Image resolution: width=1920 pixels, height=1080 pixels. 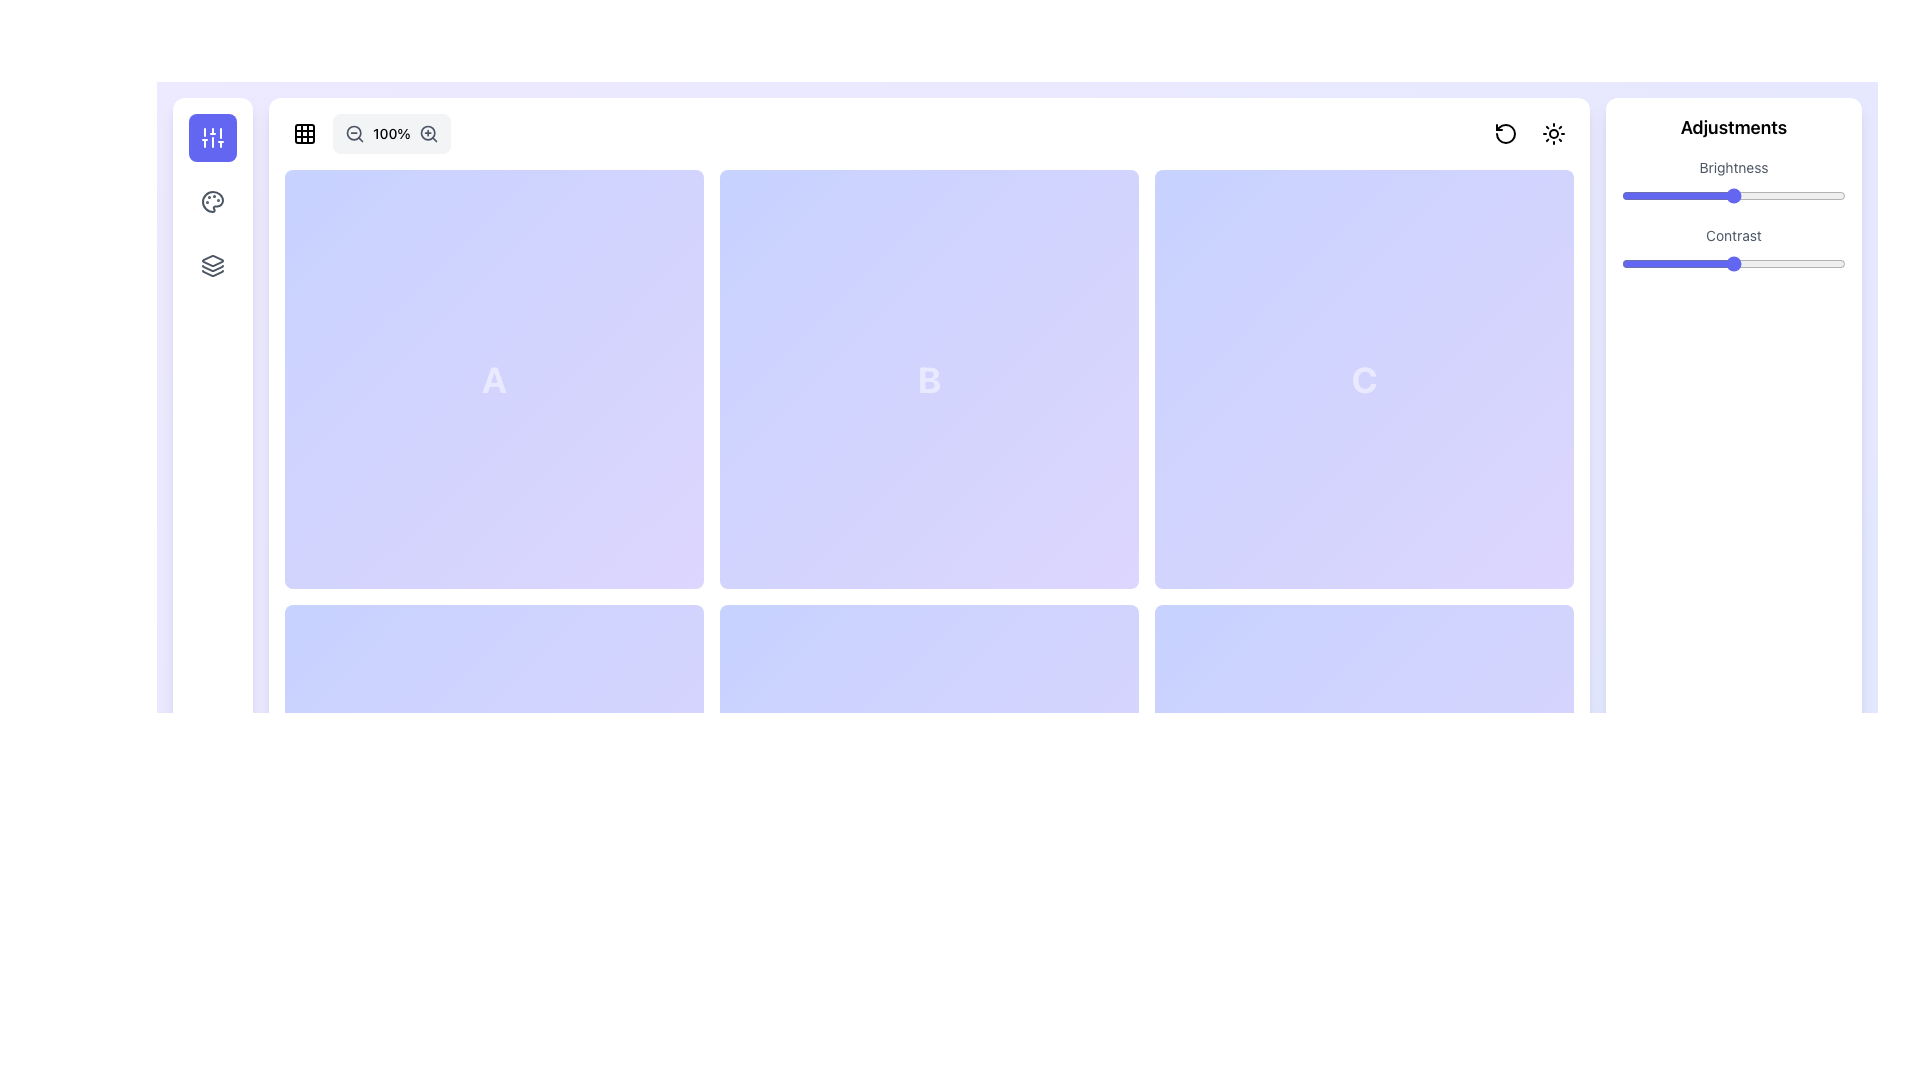 What do you see at coordinates (1635, 262) in the screenshot?
I see `the contrast` at bounding box center [1635, 262].